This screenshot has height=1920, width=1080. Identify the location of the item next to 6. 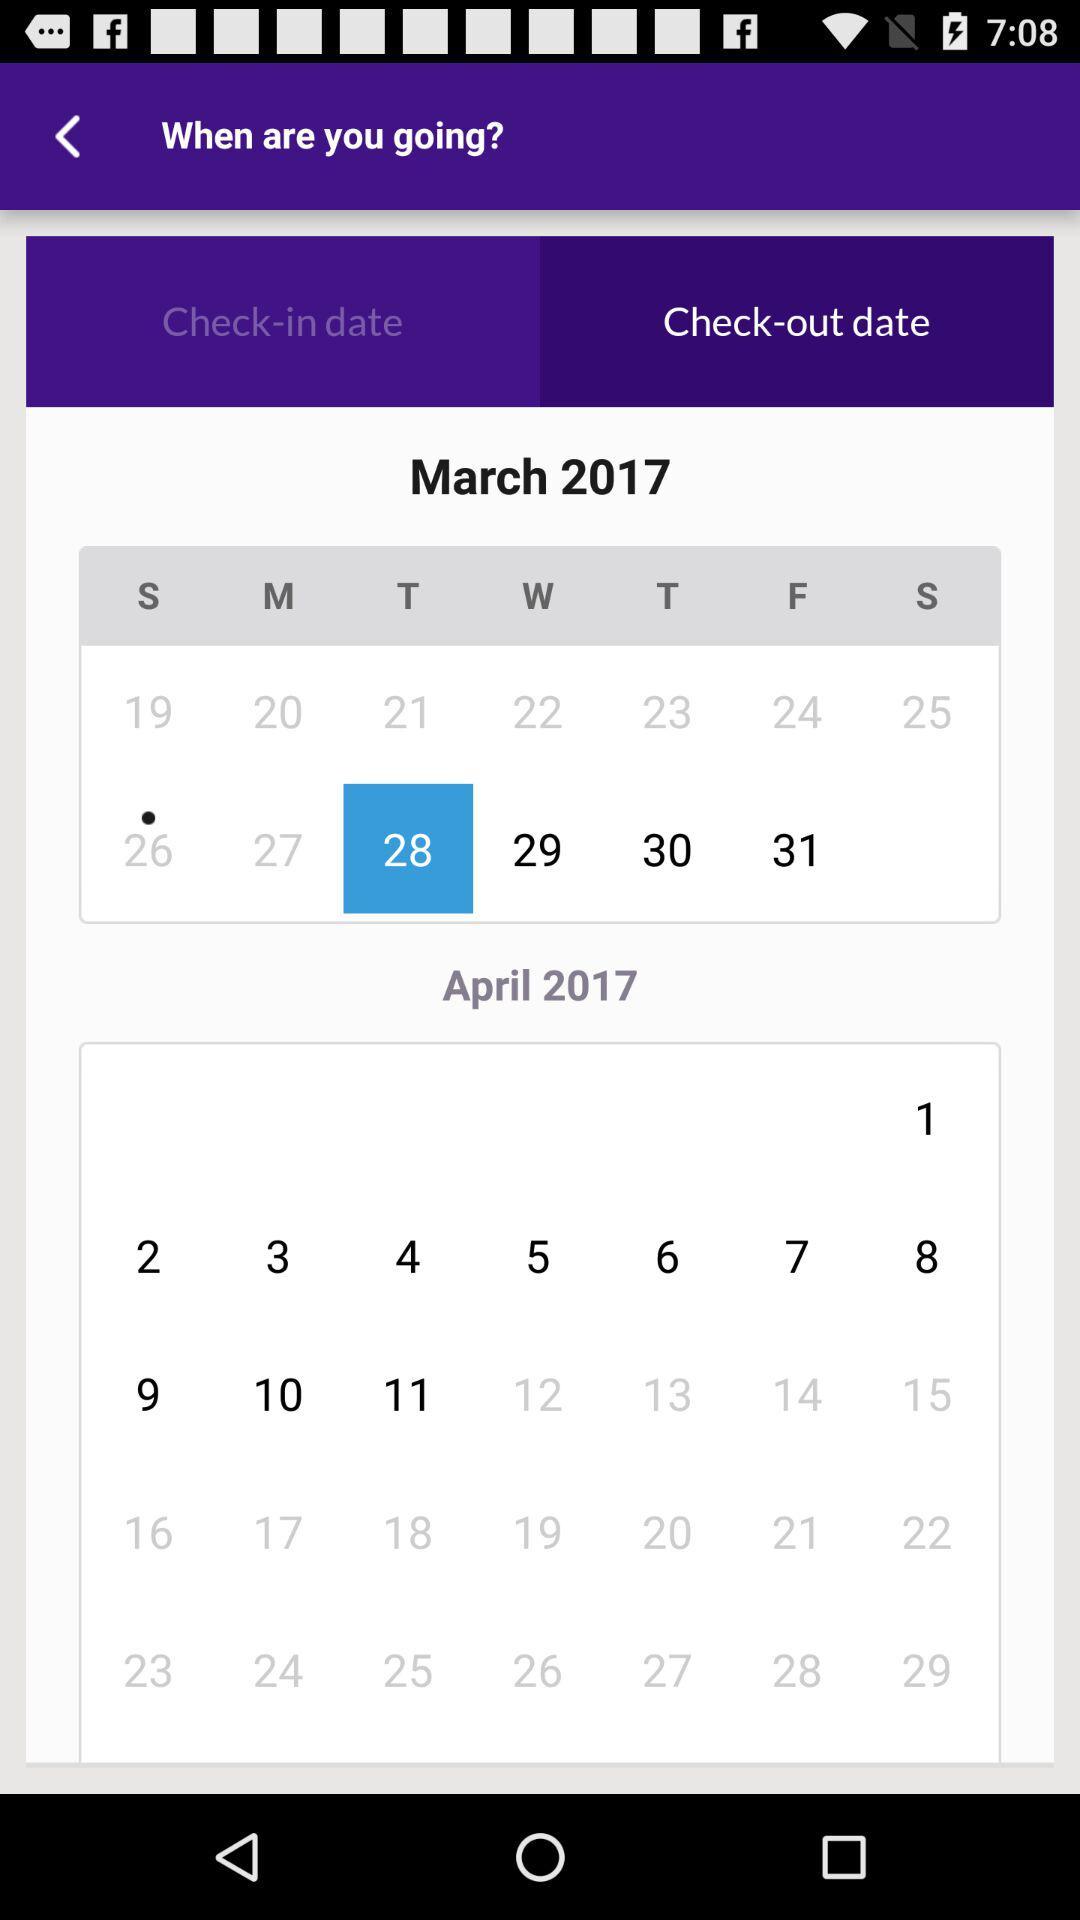
(537, 1392).